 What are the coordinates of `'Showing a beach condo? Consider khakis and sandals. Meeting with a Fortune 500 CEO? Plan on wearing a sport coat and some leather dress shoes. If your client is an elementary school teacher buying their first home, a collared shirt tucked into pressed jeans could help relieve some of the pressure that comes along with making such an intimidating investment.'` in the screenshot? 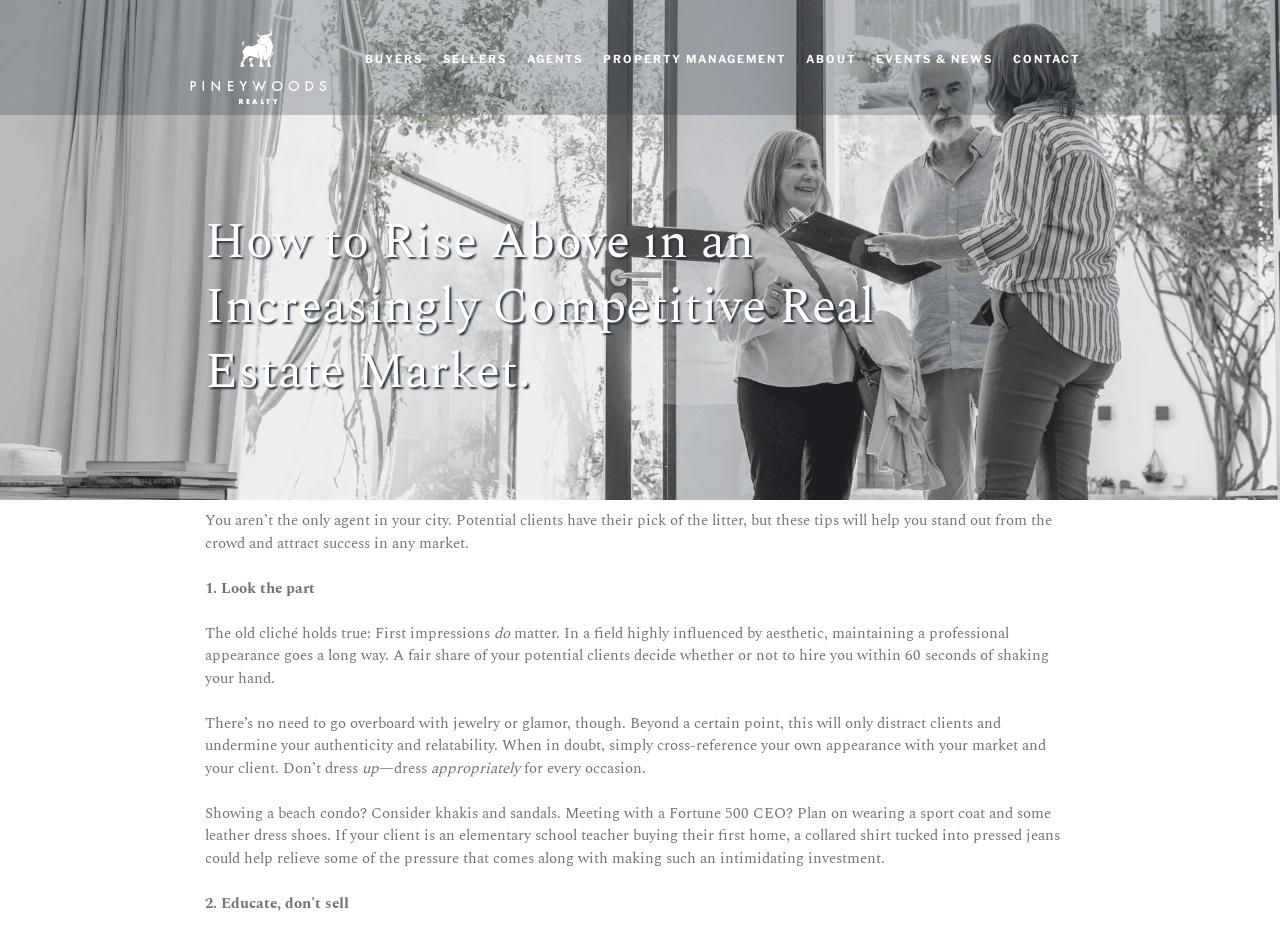 It's located at (631, 834).